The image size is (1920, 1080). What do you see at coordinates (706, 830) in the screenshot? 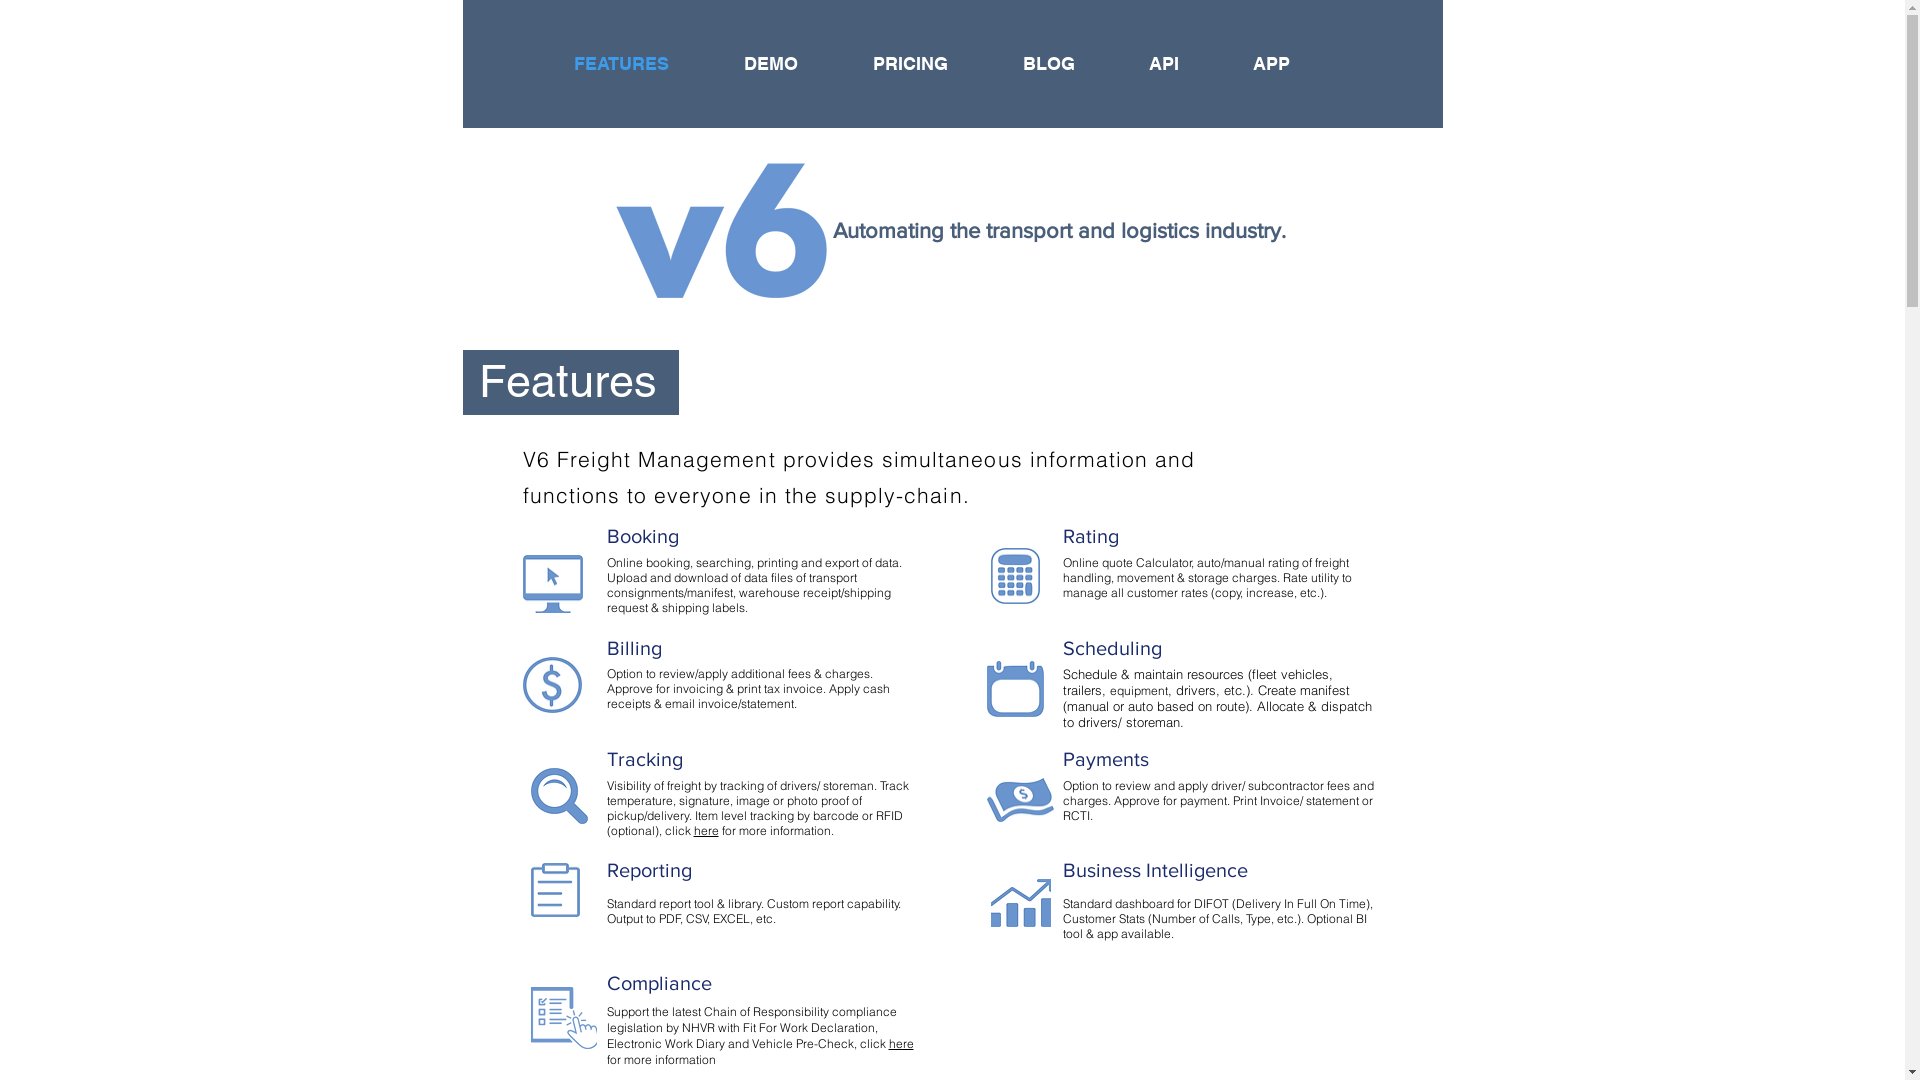
I see `'here'` at bounding box center [706, 830].